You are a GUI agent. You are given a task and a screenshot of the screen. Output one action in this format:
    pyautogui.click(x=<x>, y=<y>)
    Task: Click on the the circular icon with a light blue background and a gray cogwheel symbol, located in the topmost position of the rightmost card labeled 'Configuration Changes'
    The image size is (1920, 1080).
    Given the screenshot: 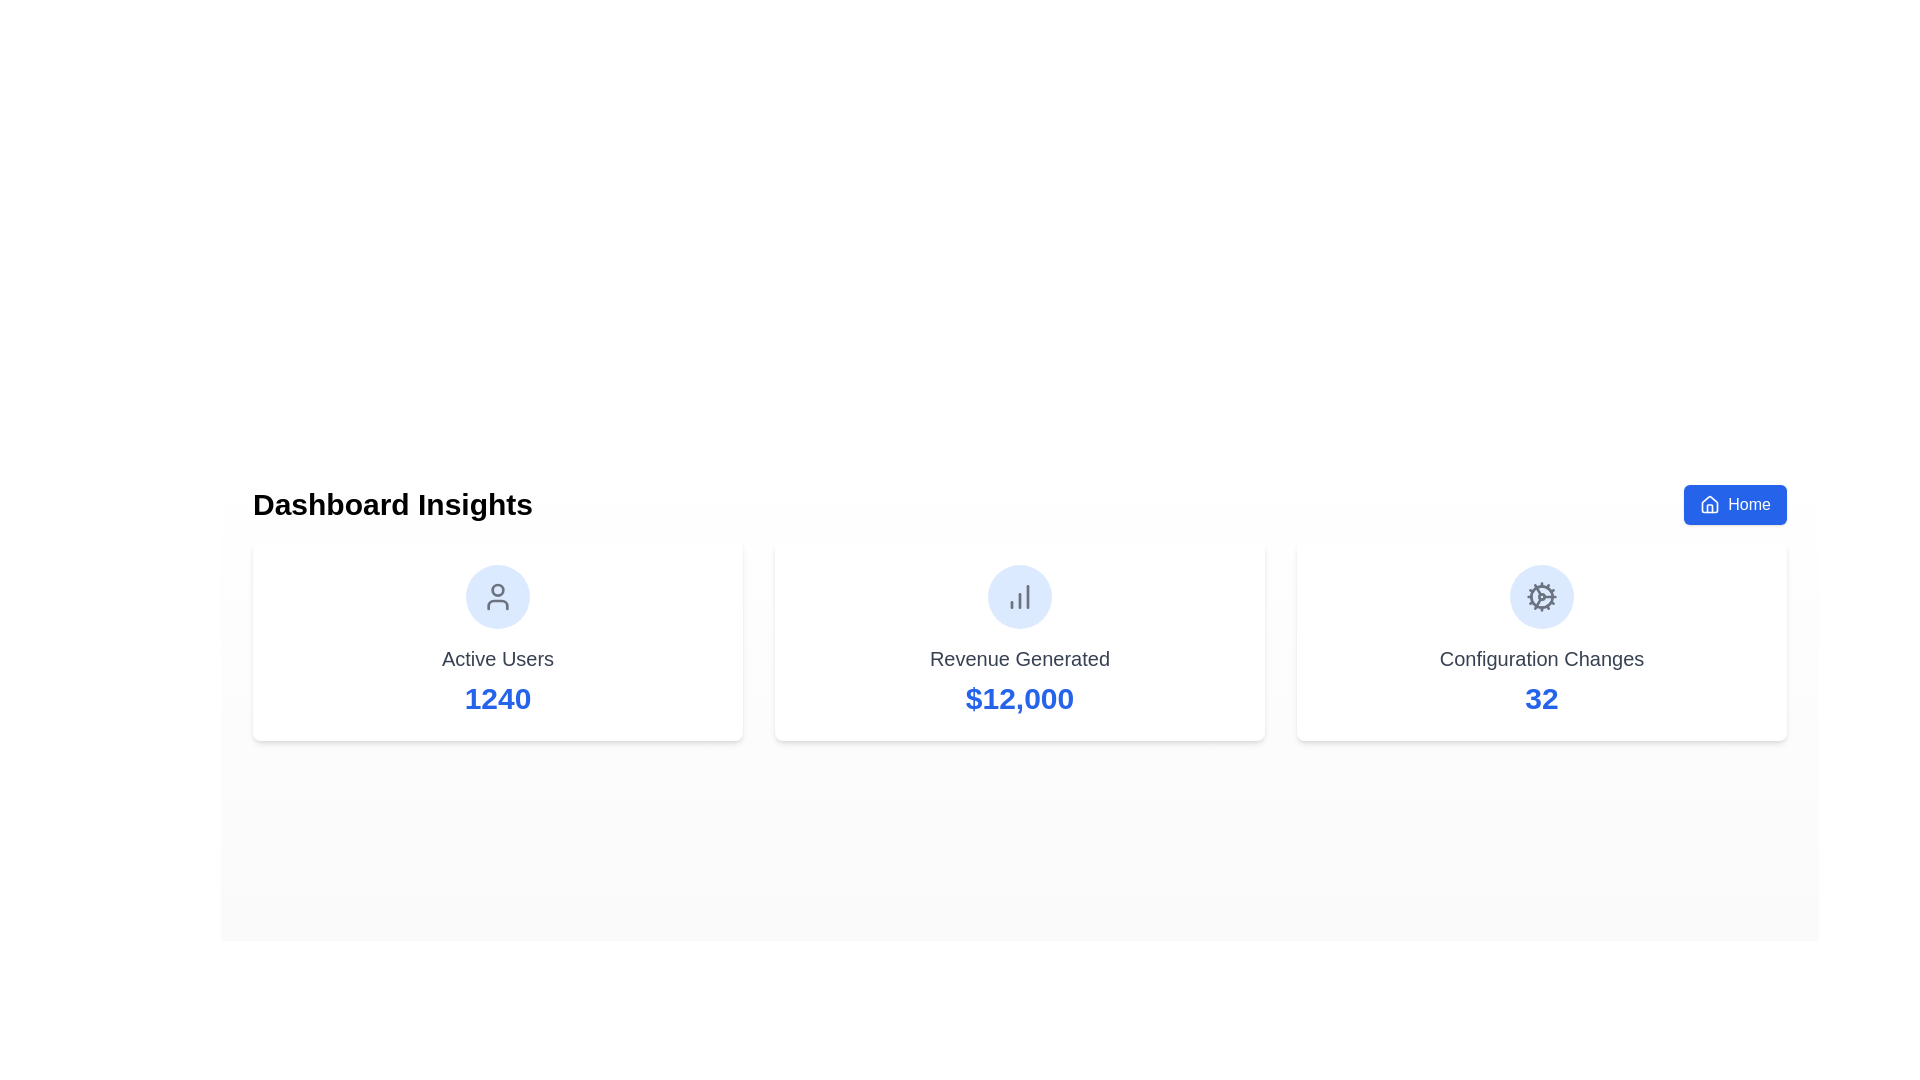 What is the action you would take?
    pyautogui.click(x=1540, y=596)
    